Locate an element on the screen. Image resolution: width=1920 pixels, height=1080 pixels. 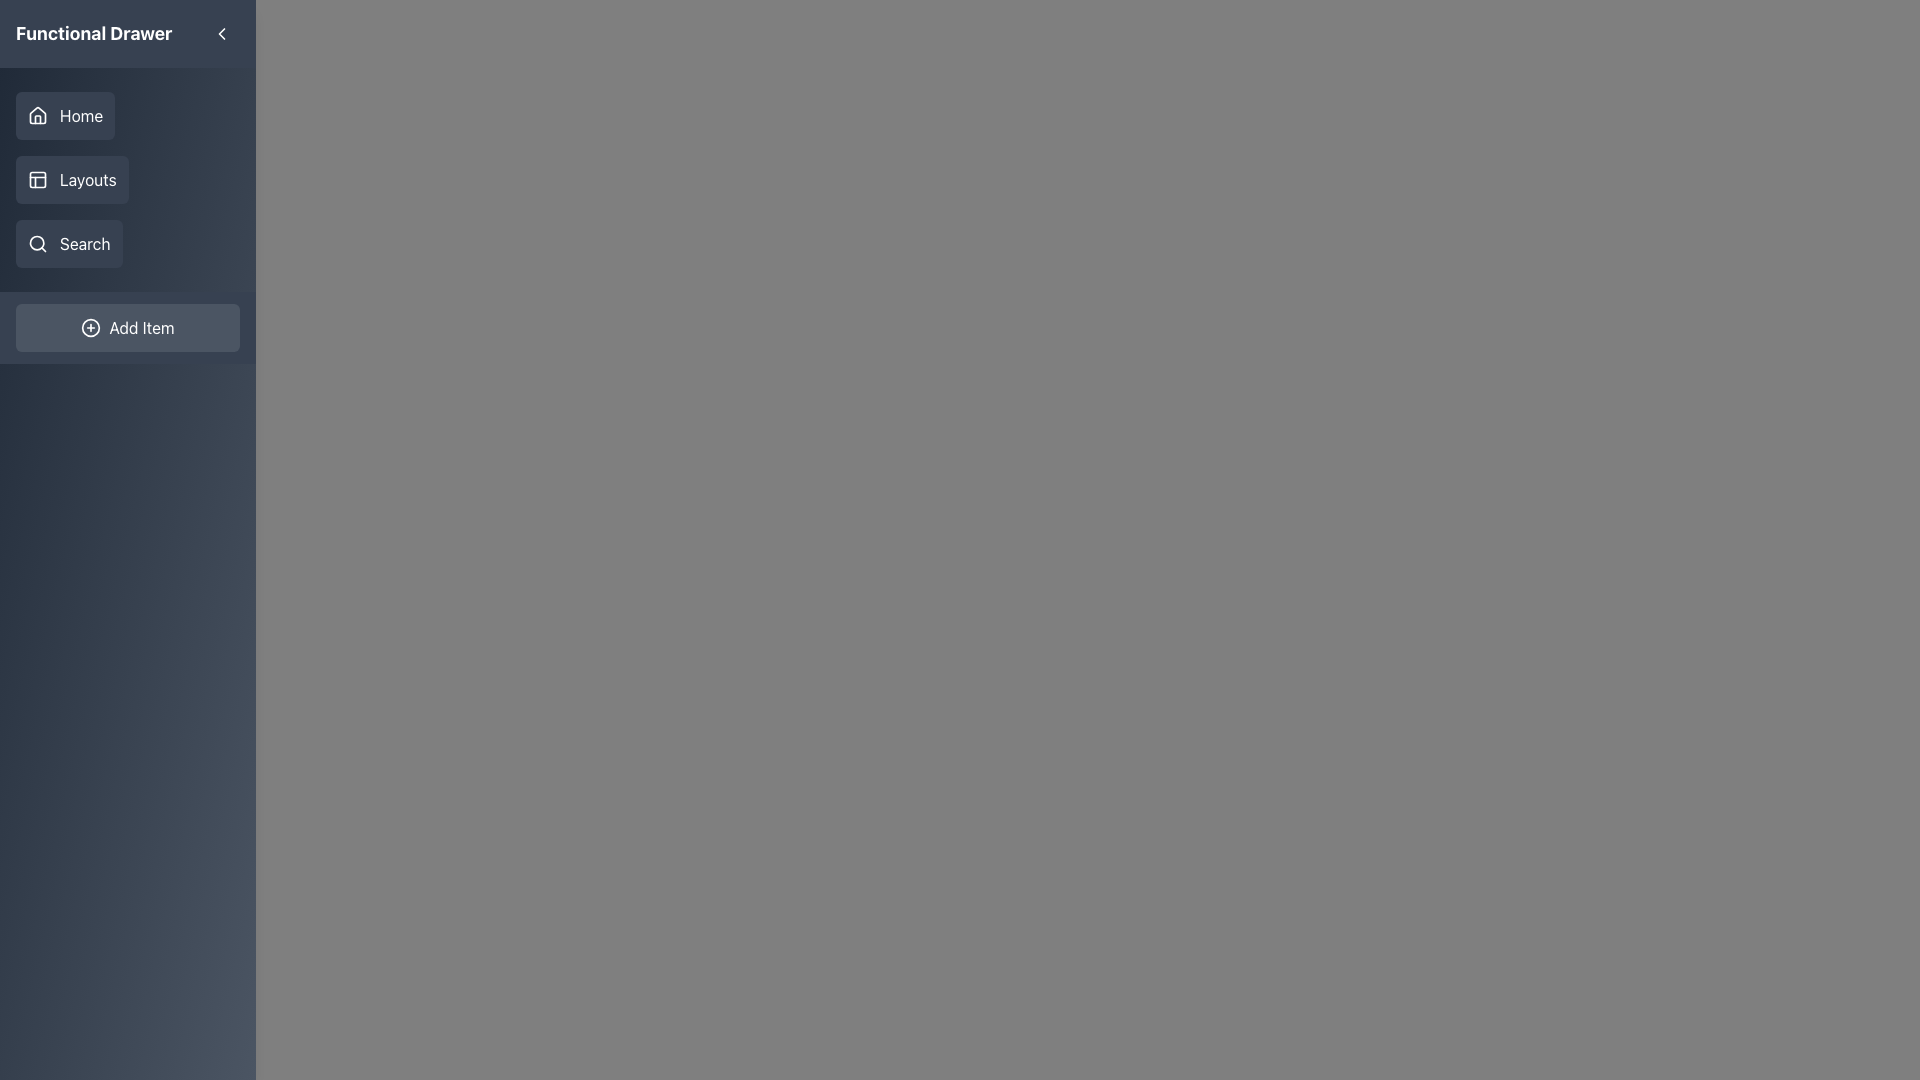
the icon within the 'Add Item' button located in the bottom section of the drawer menu is located at coordinates (90, 326).